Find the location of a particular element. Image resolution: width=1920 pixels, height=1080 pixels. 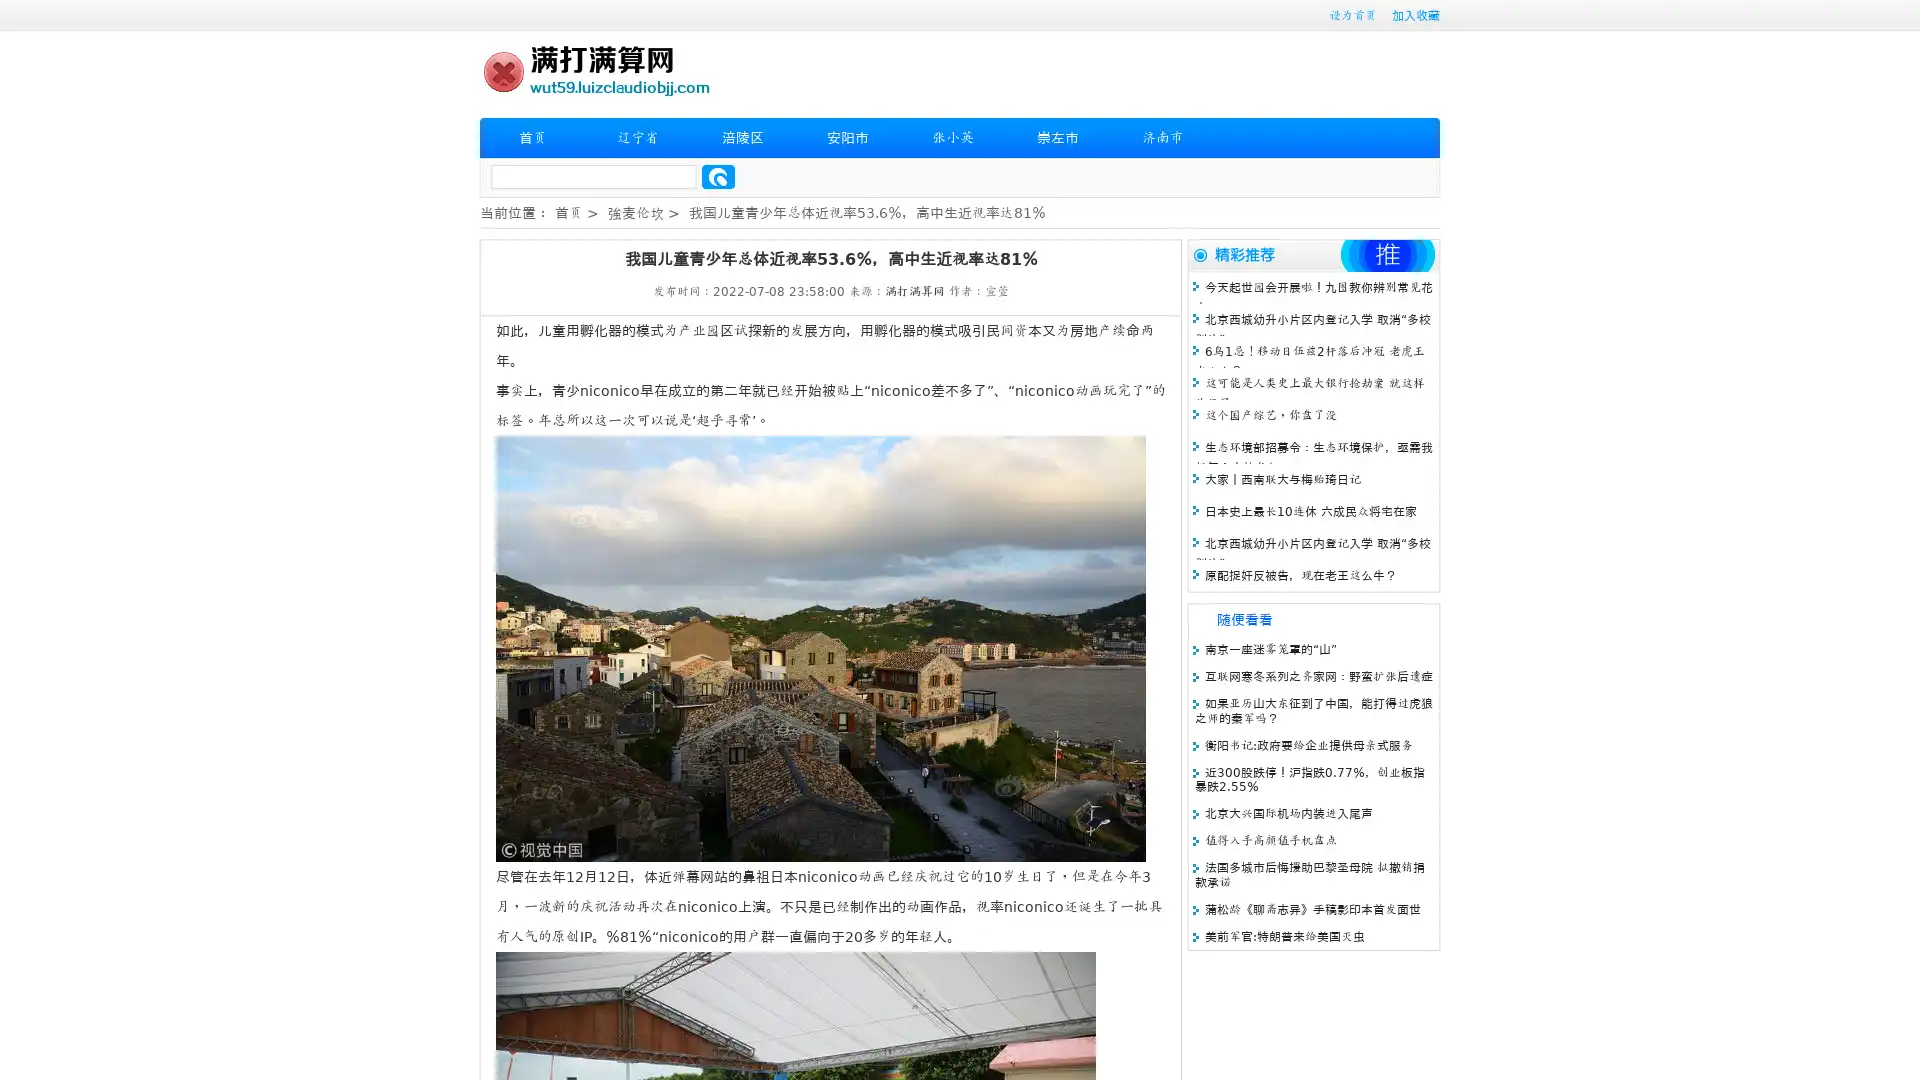

Search is located at coordinates (718, 176).